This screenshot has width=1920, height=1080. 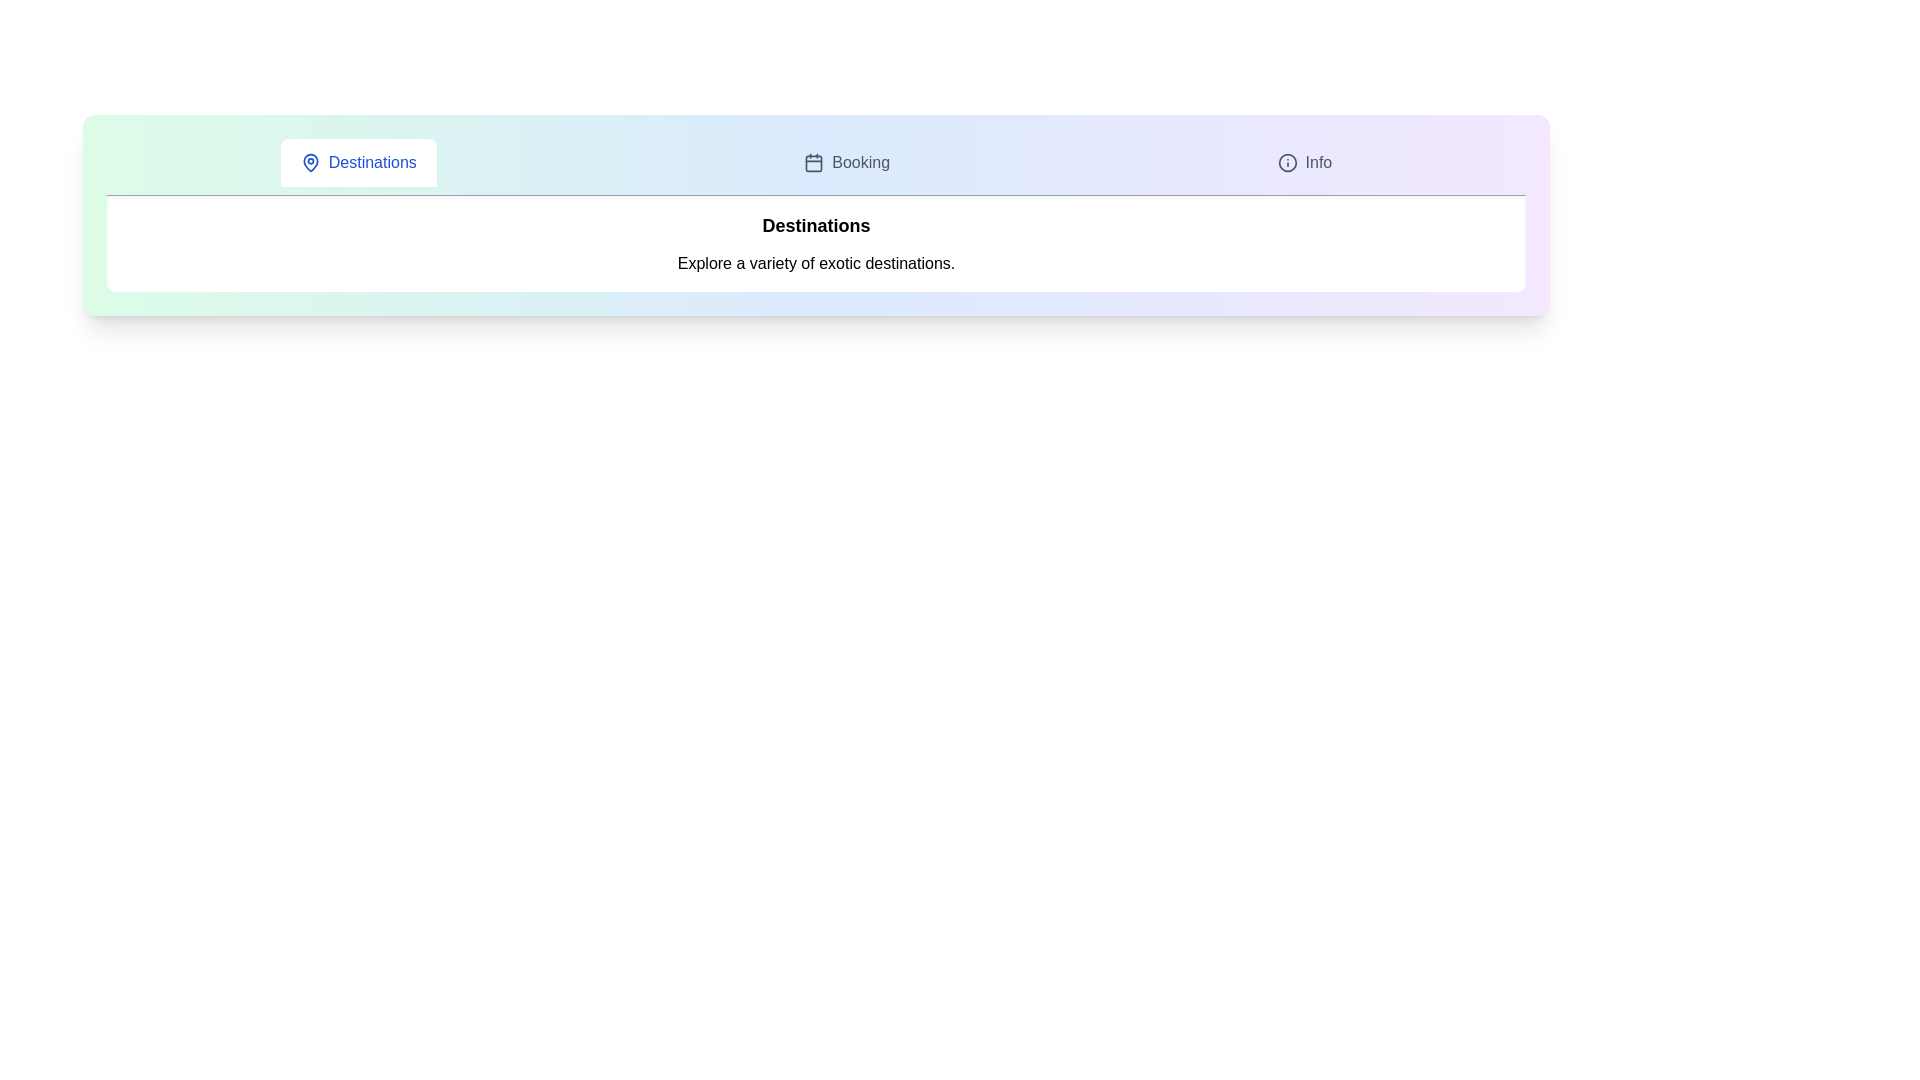 I want to click on the tab labeled 'Info' to switch to it, so click(x=1304, y=161).